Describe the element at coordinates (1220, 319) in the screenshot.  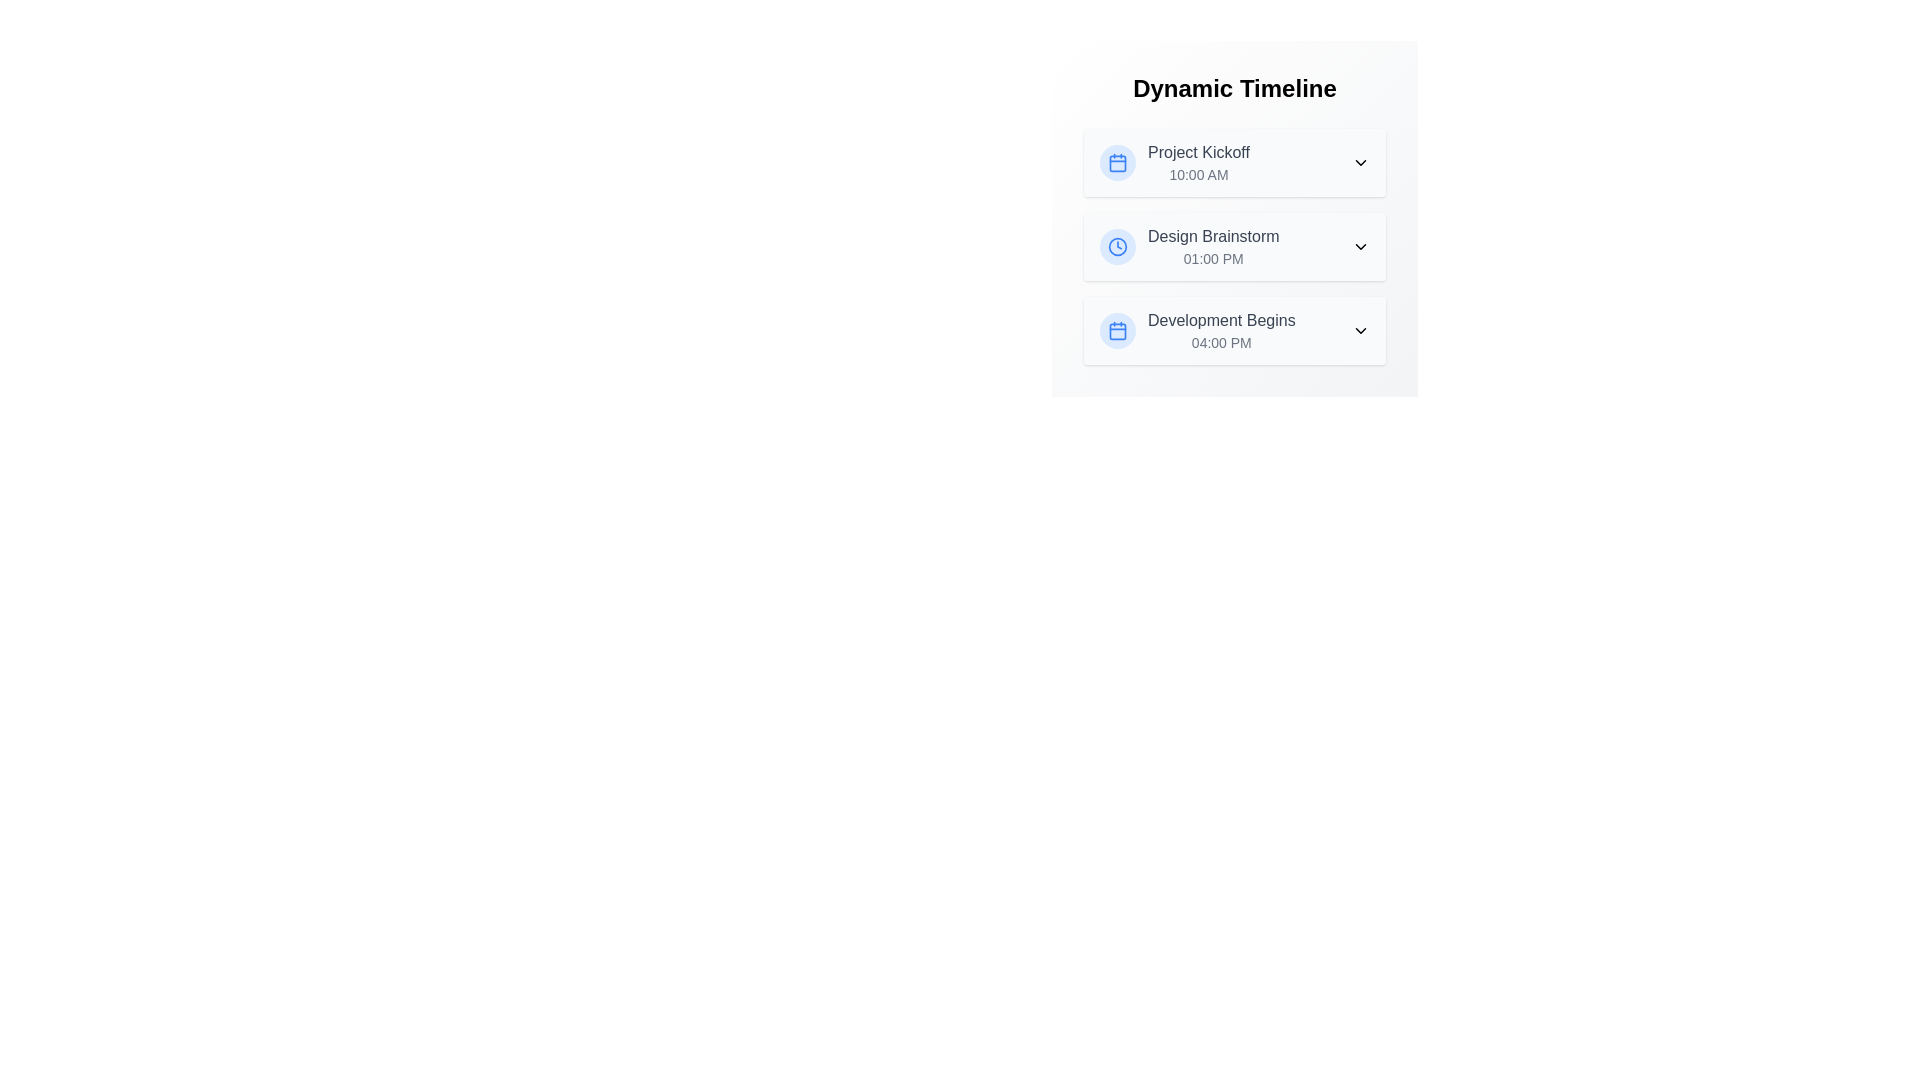
I see `the text label that displays the title or identifier for a scheduled event in the 'Dynamic Timeline' interface, located below 'Design Brainstorm' and above '04:00 PM'` at that location.